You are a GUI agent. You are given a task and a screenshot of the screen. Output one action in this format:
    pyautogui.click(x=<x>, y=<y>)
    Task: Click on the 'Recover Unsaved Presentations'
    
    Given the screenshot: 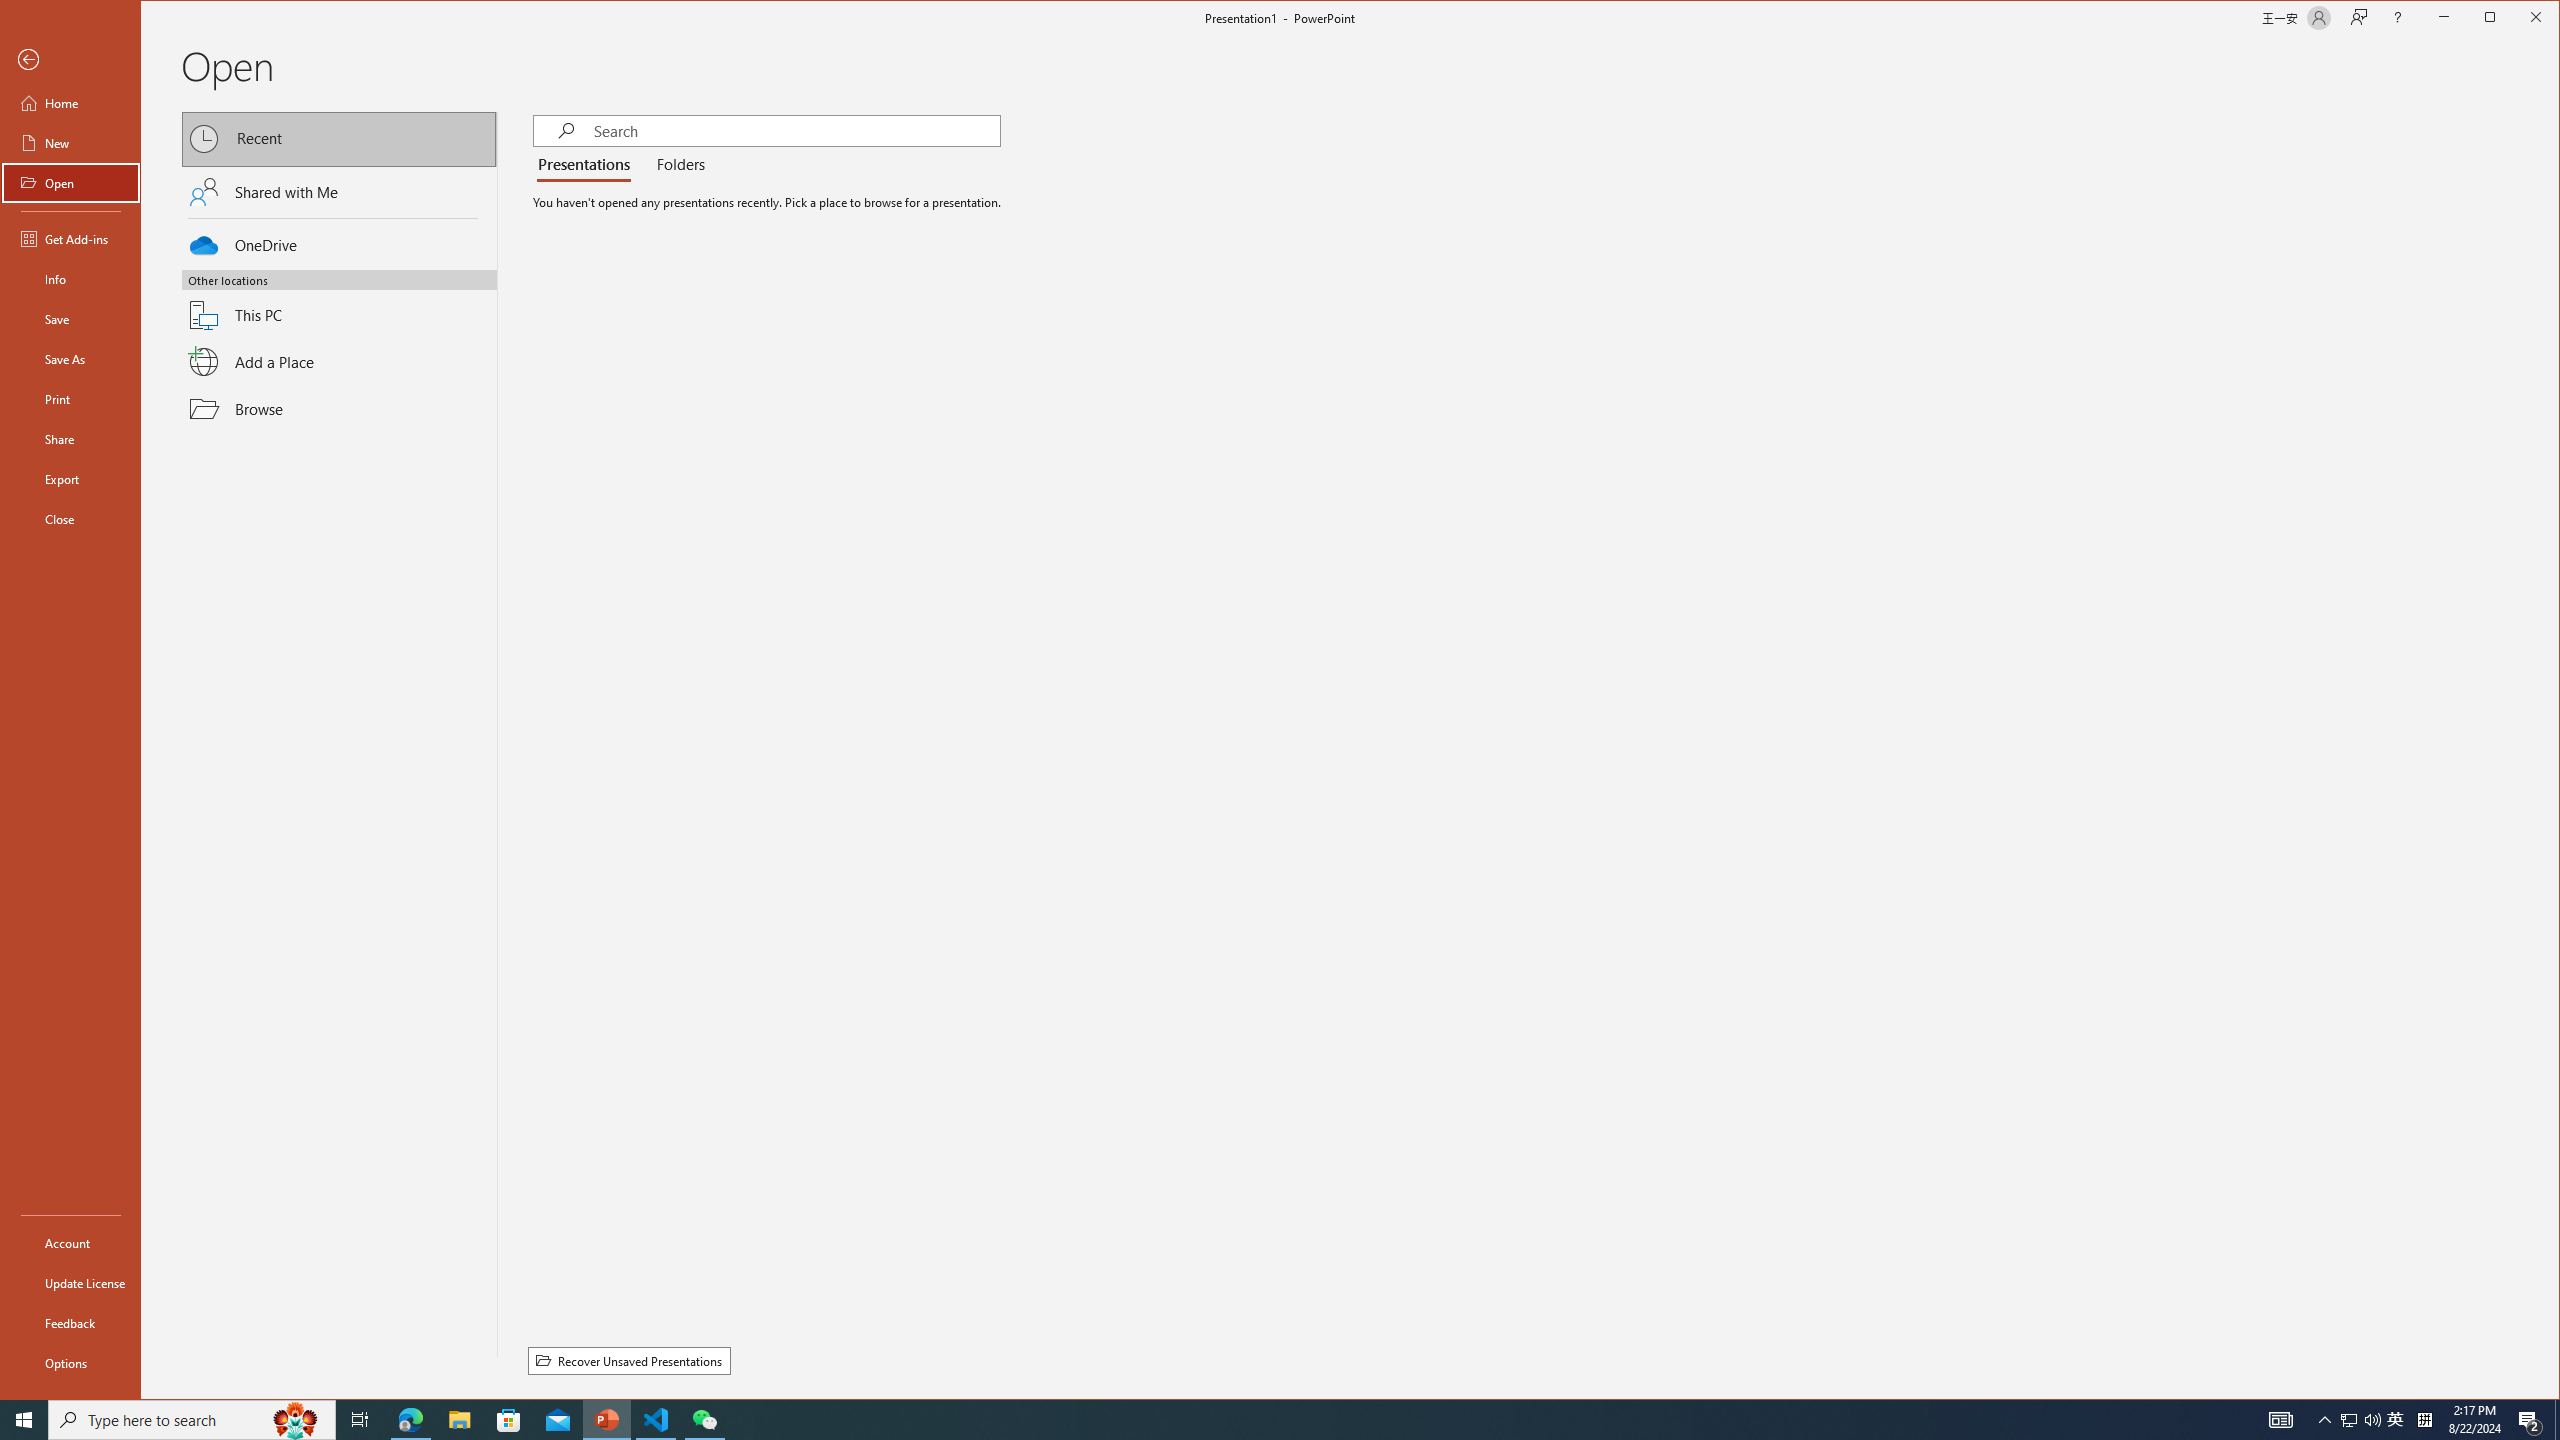 What is the action you would take?
    pyautogui.click(x=628, y=1359)
    